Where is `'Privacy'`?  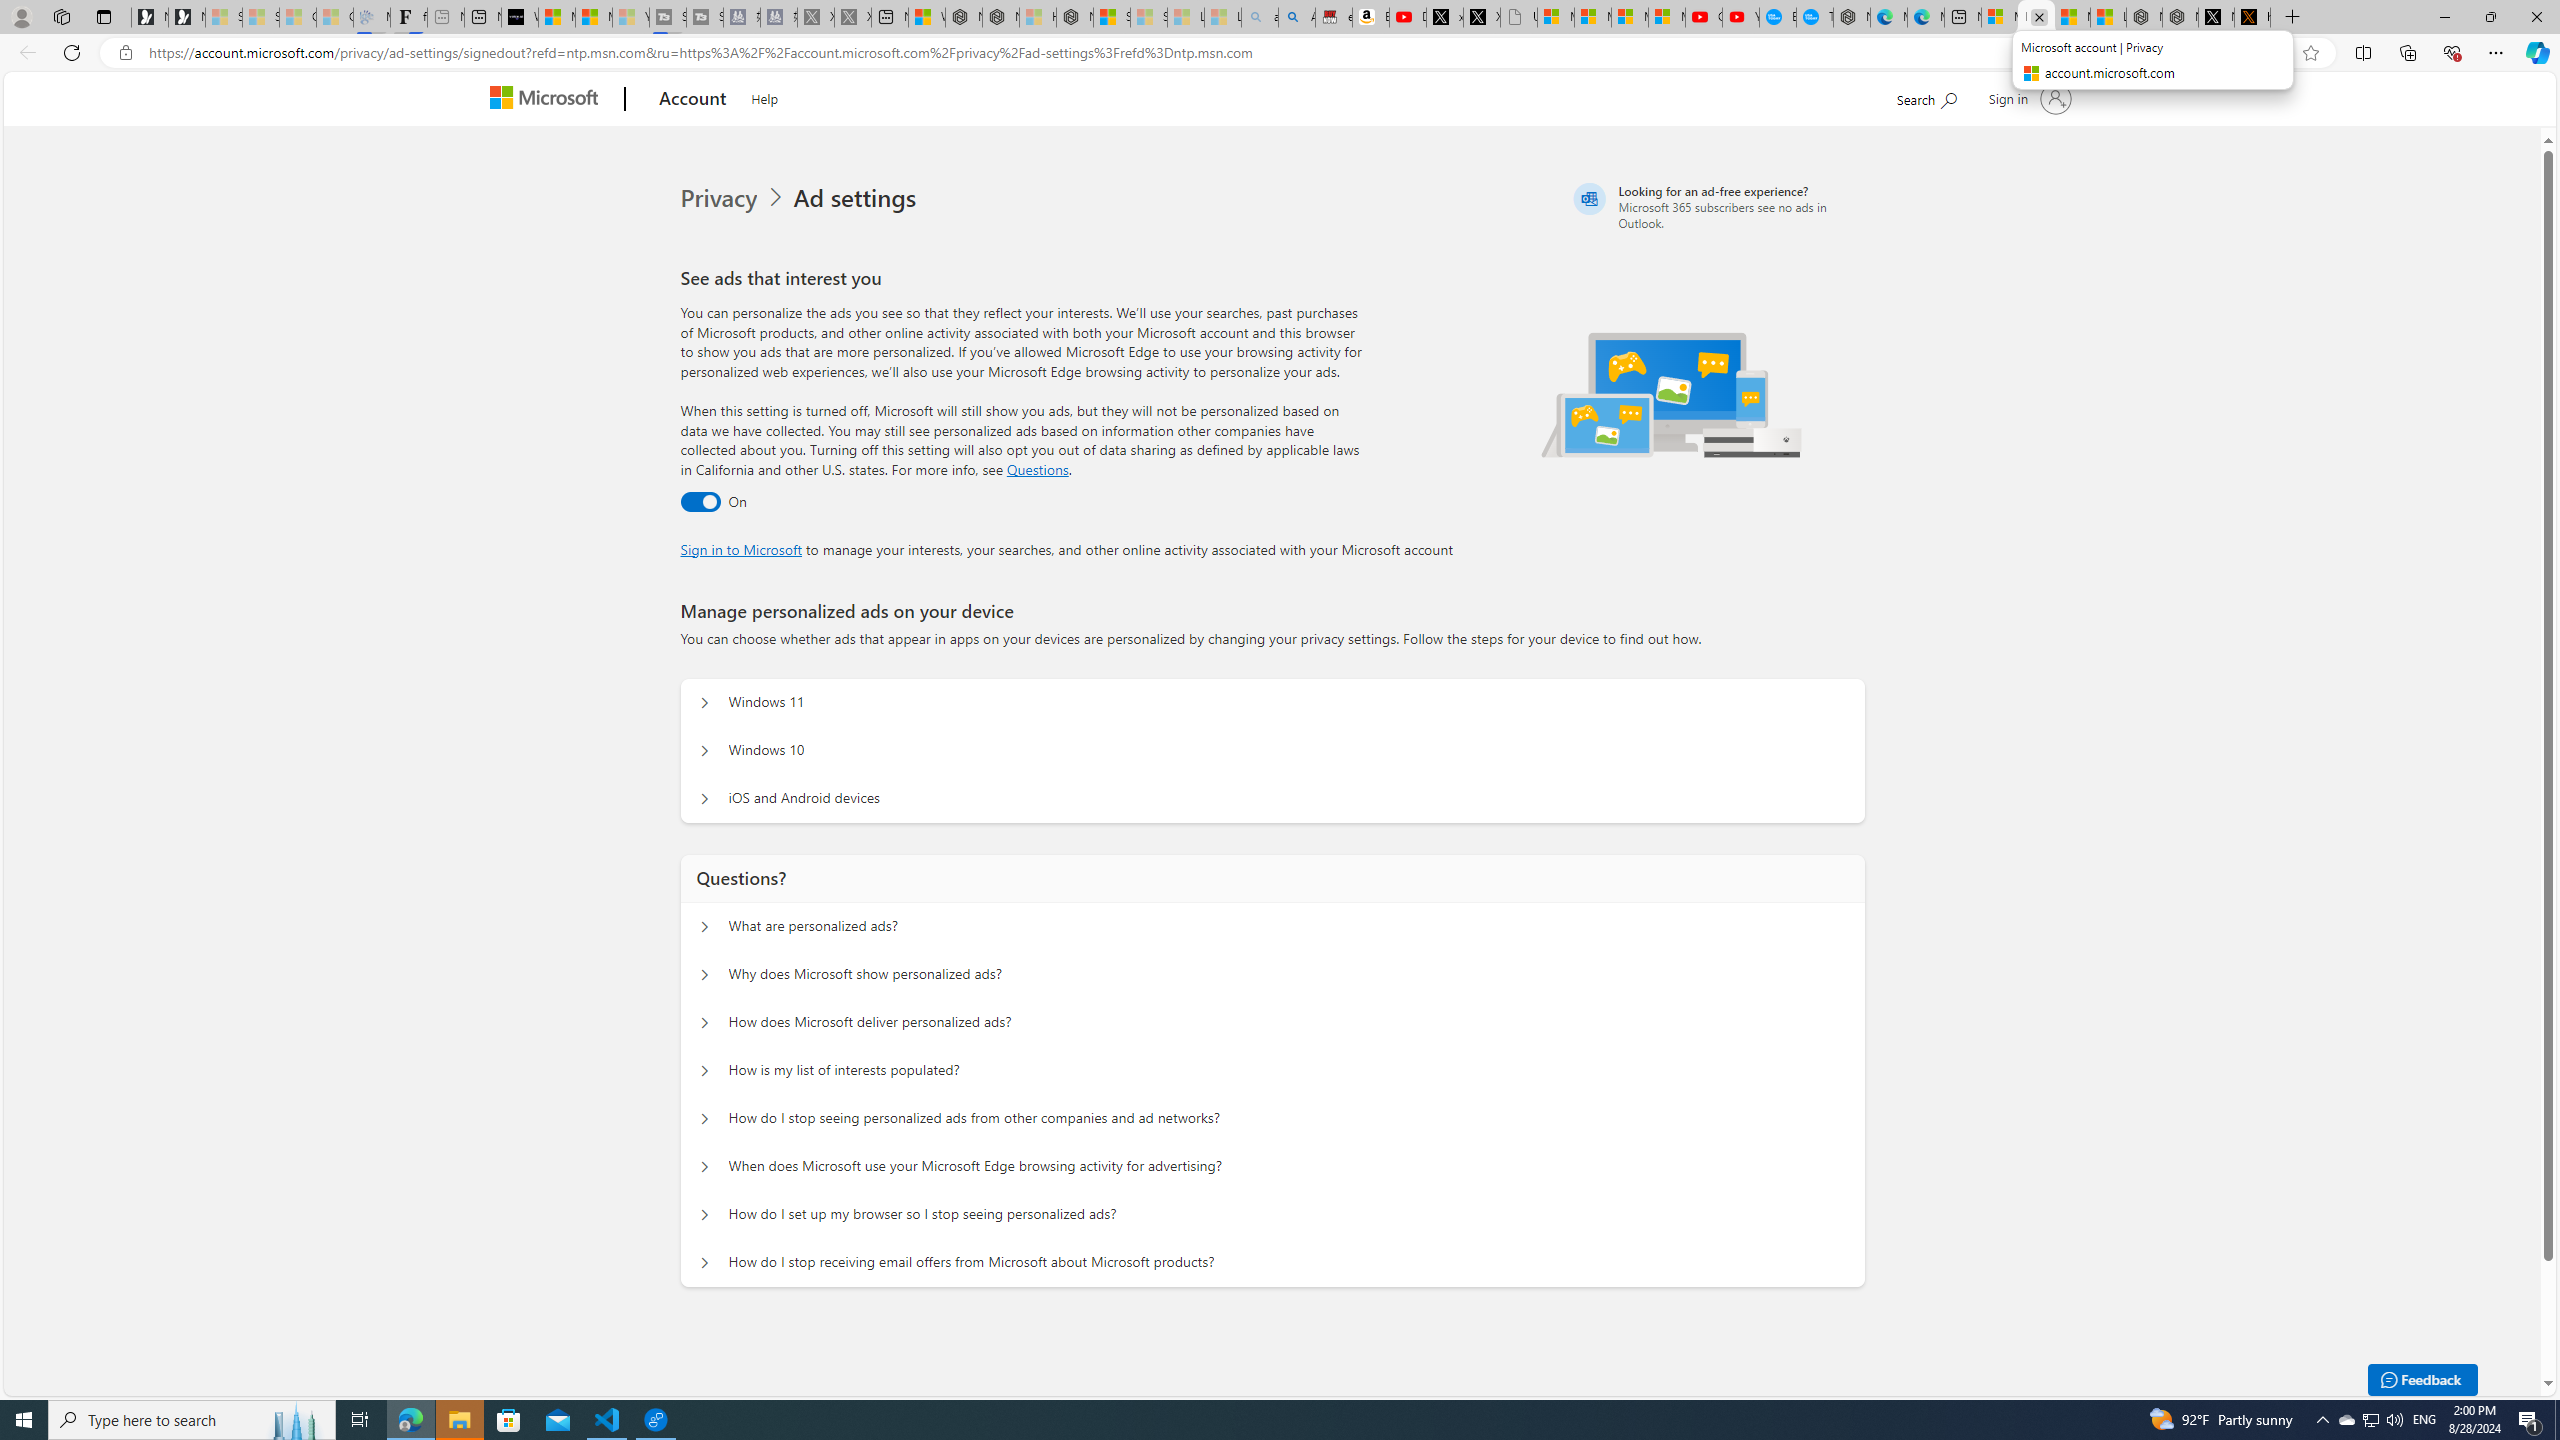
'Privacy' is located at coordinates (721, 198).